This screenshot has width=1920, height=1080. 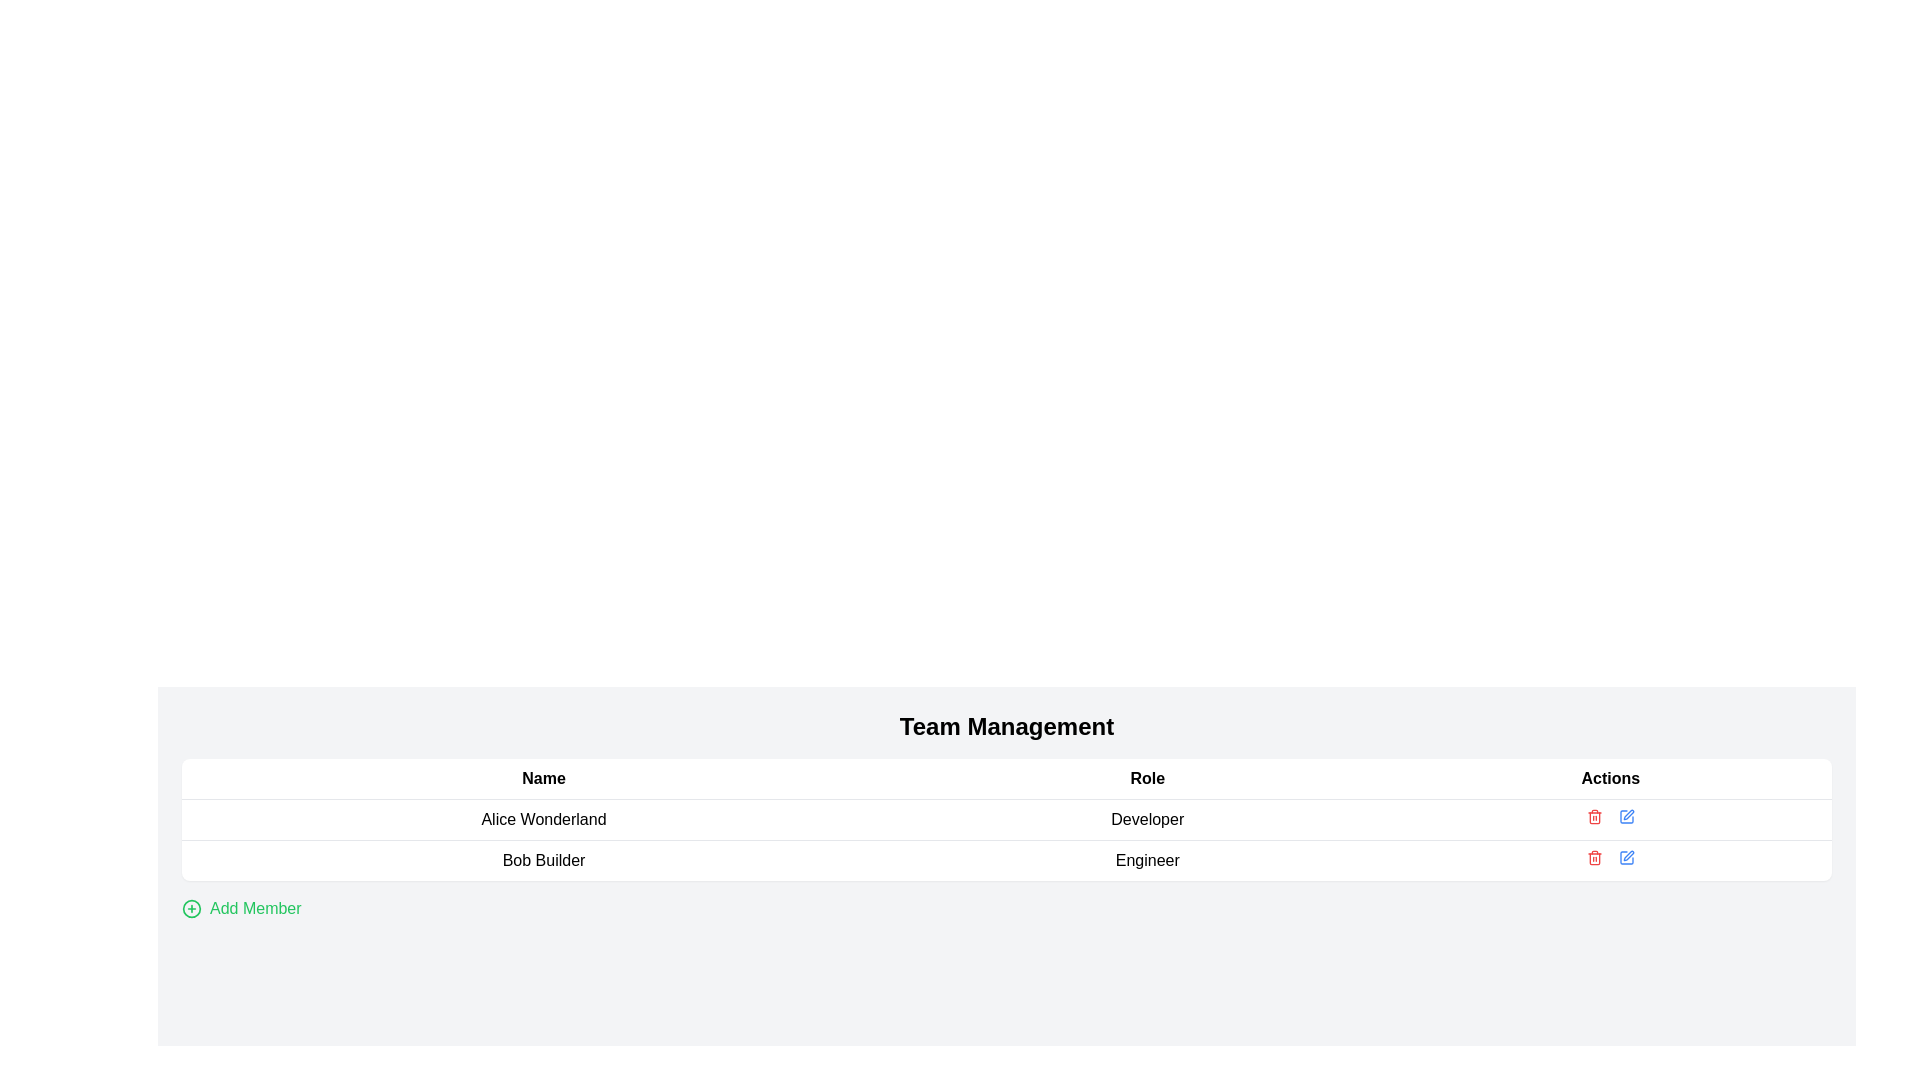 I want to click on the circular part of the 'Add Member' SVG icon to initiate the action of adding a new member to the list, so click(x=192, y=909).